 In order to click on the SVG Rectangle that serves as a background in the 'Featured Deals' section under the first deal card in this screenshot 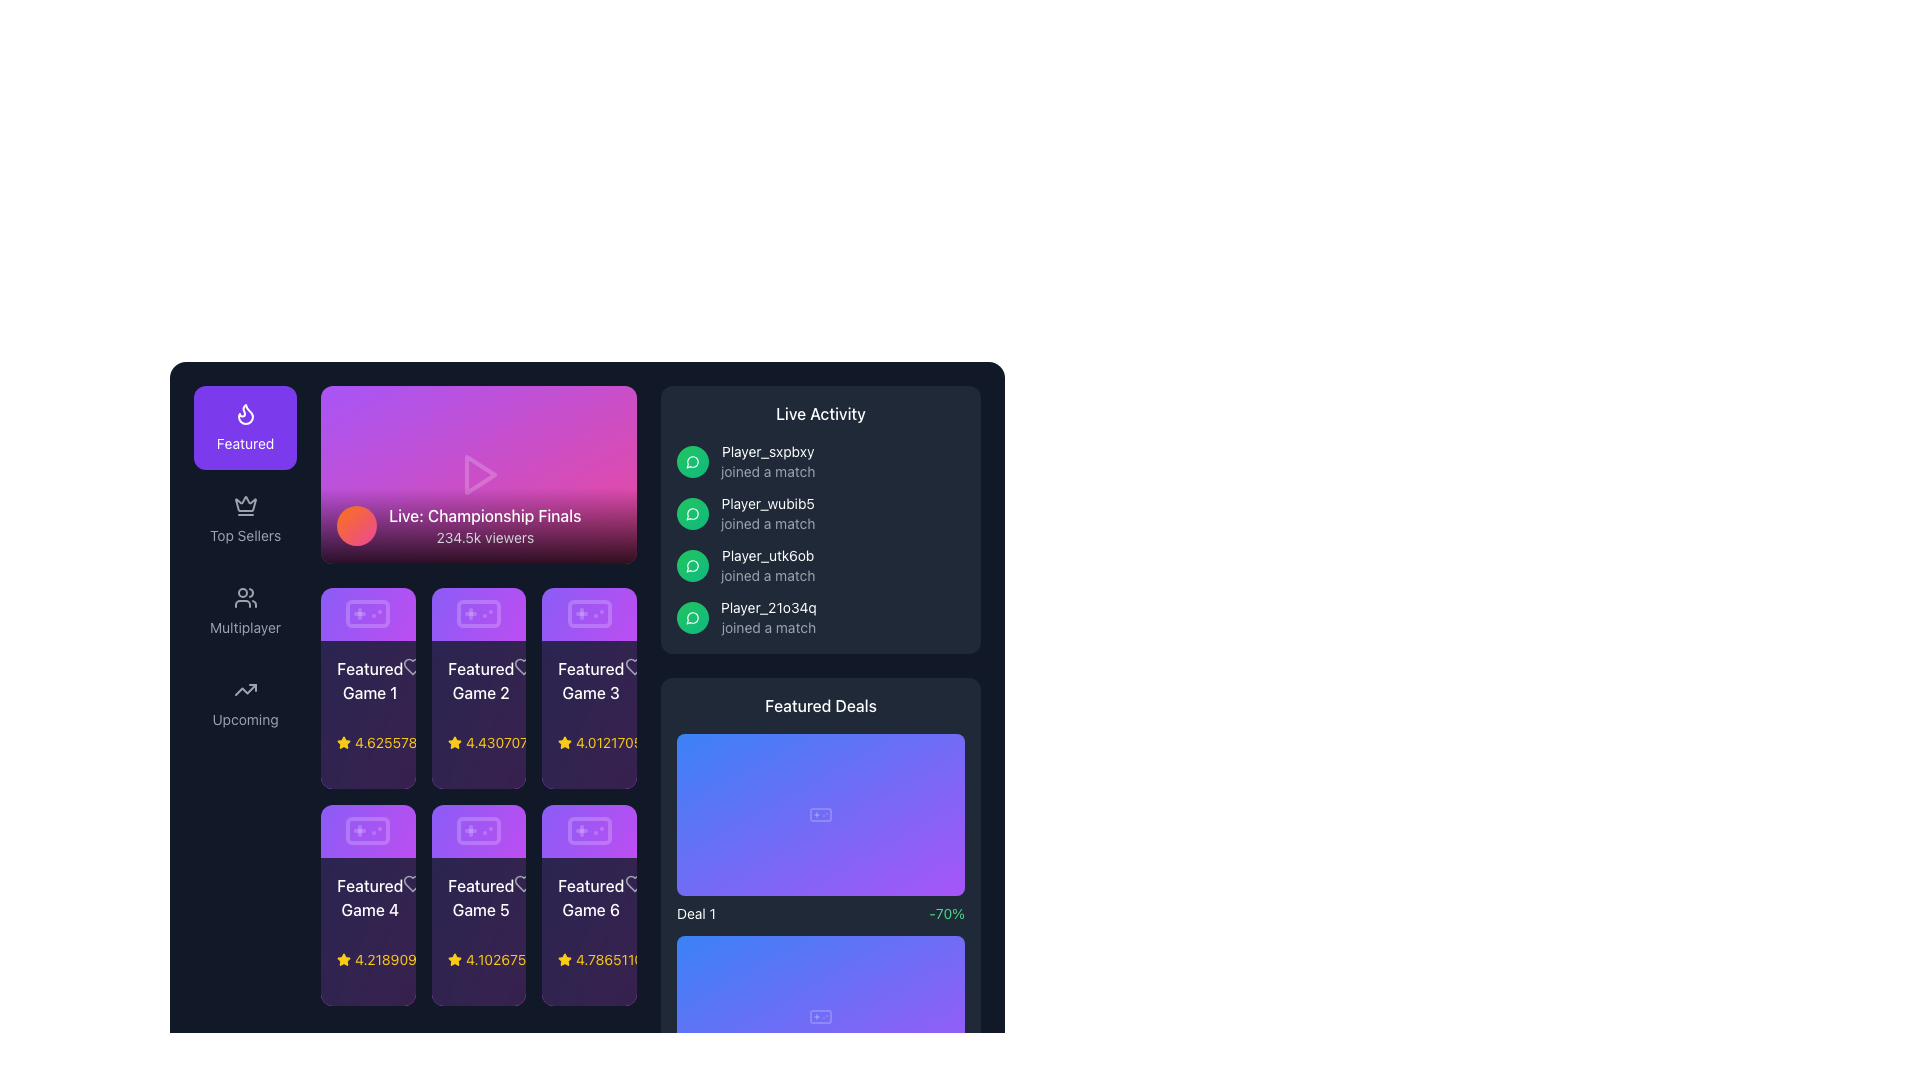, I will do `click(820, 814)`.